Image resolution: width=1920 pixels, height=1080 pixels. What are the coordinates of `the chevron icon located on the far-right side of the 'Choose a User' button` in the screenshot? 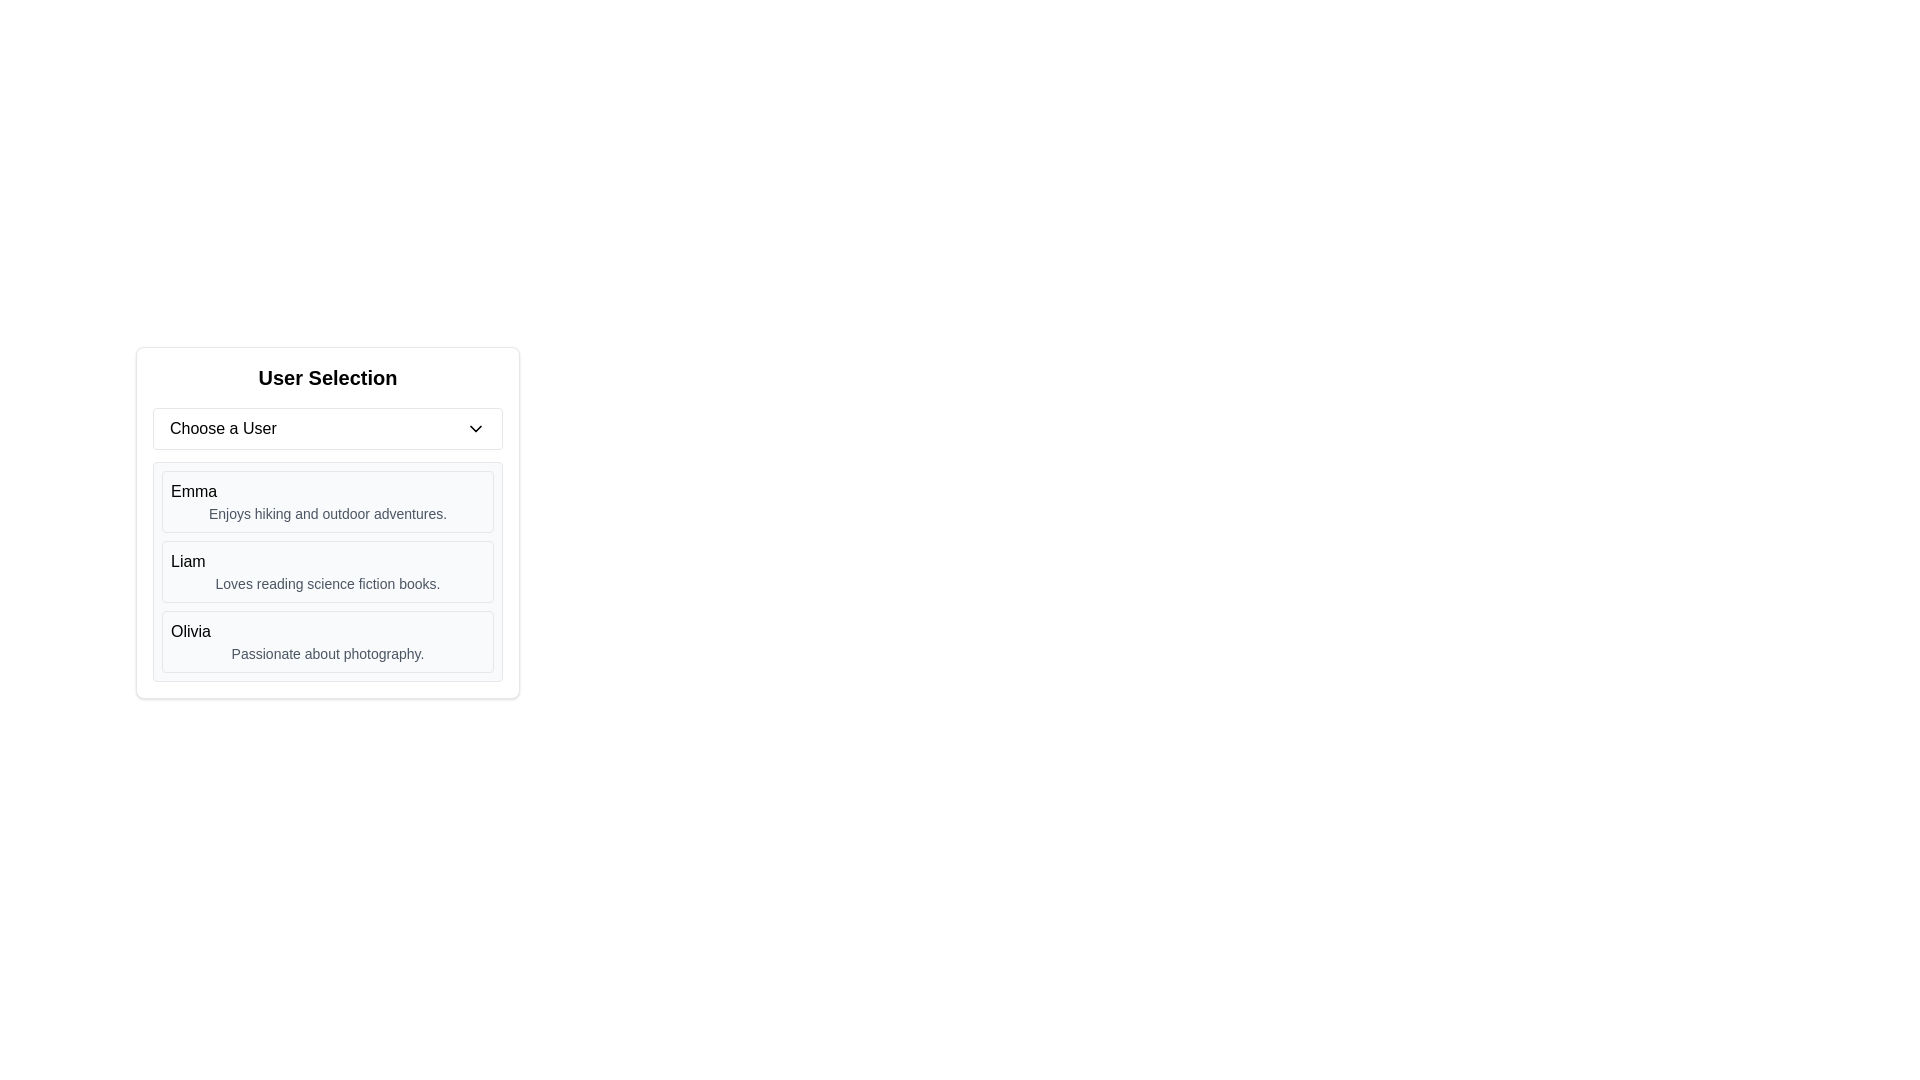 It's located at (474, 427).